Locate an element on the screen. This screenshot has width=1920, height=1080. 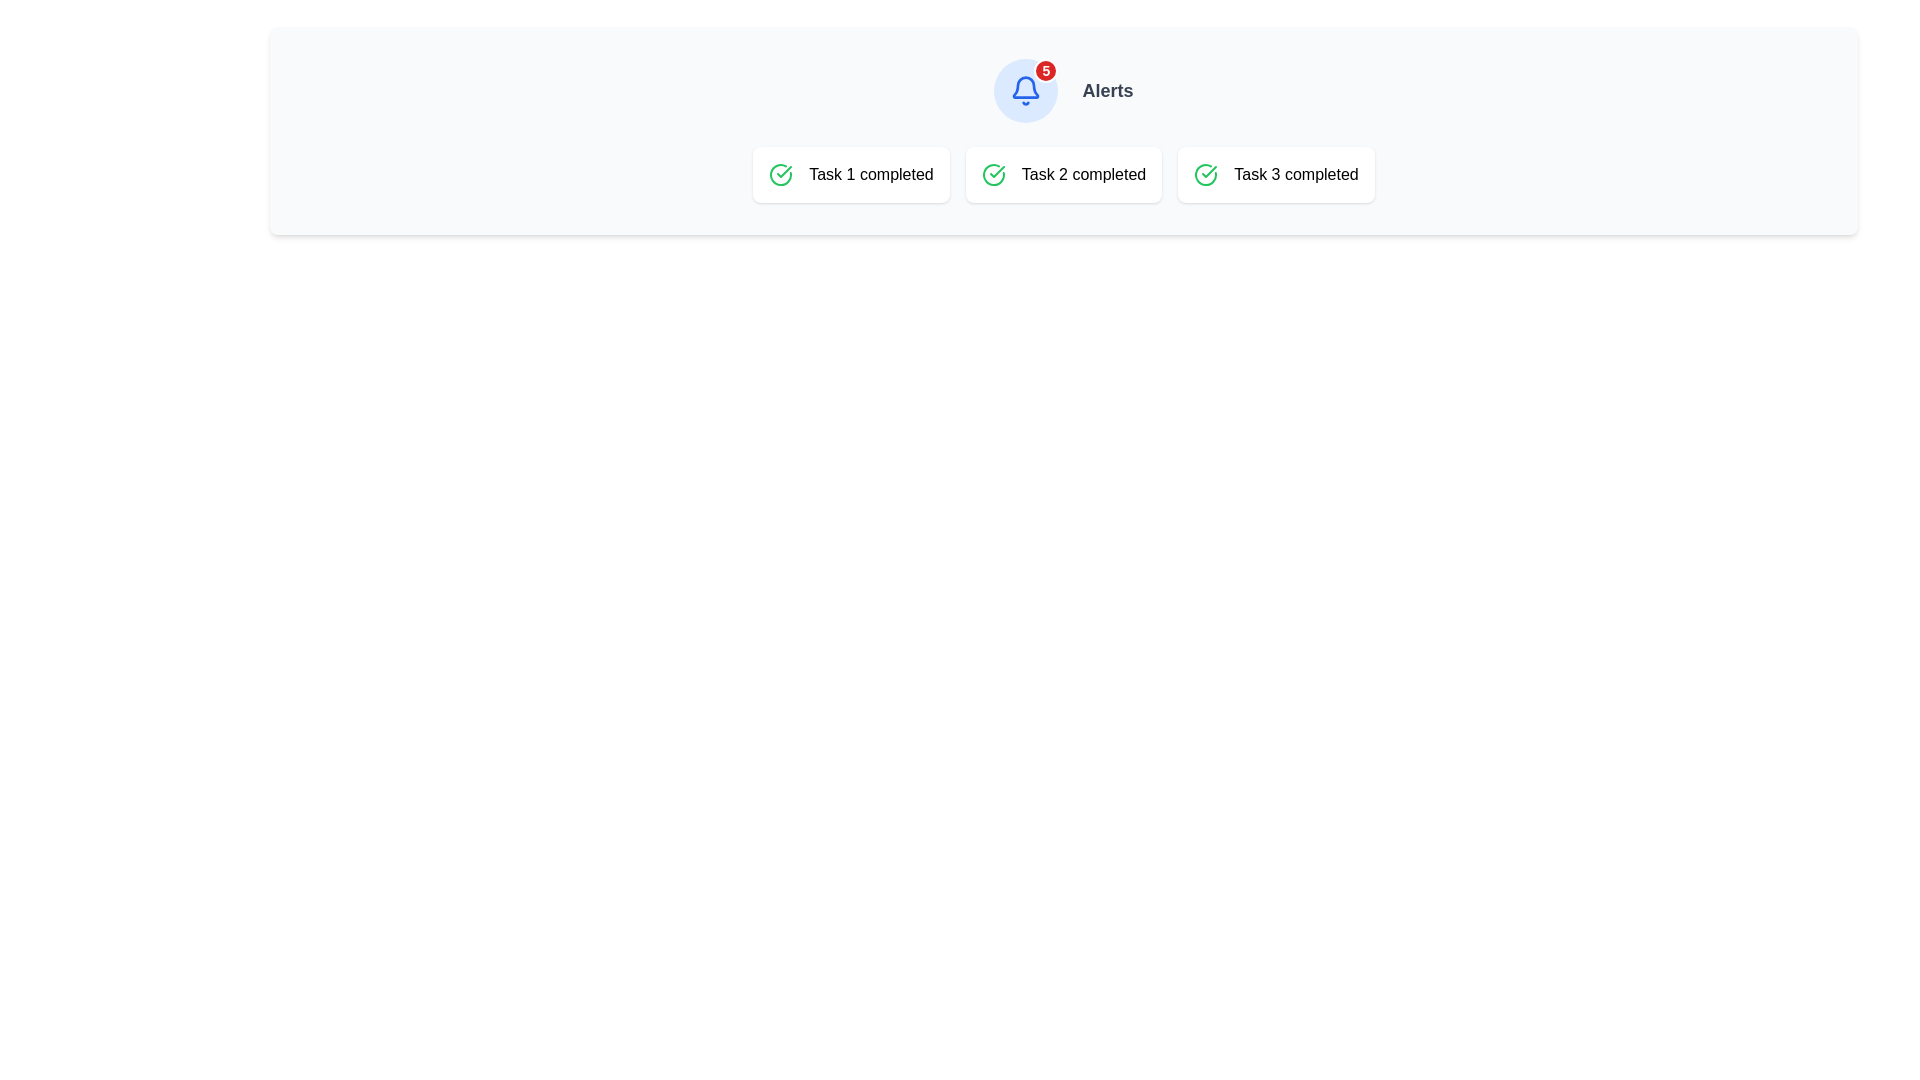
text from the completion status label for 'Task 1', which is located on the leftmost of three similar cards, with a green check icon to its left and labels for 'Task 2 completed' and 'Task 3 completed' to its right is located at coordinates (871, 173).